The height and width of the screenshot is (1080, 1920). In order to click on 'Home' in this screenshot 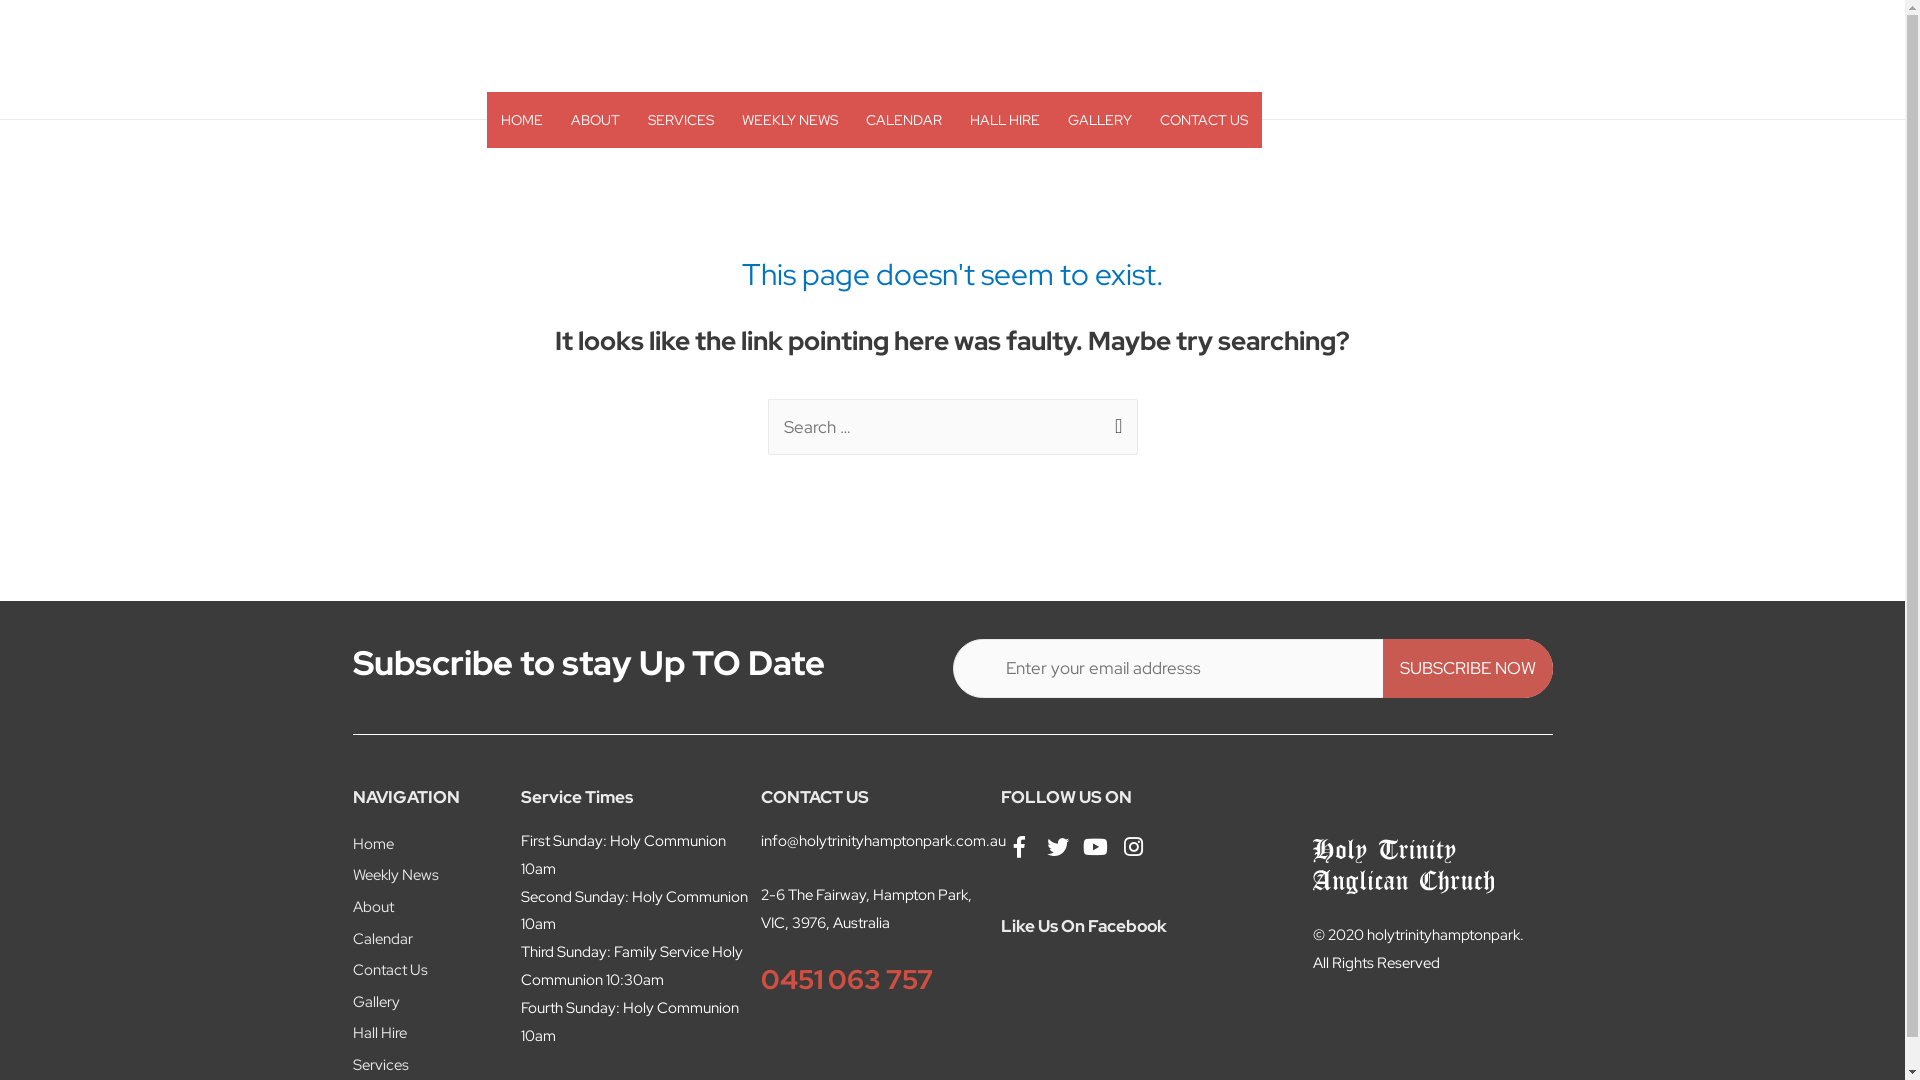, I will do `click(372, 844)`.